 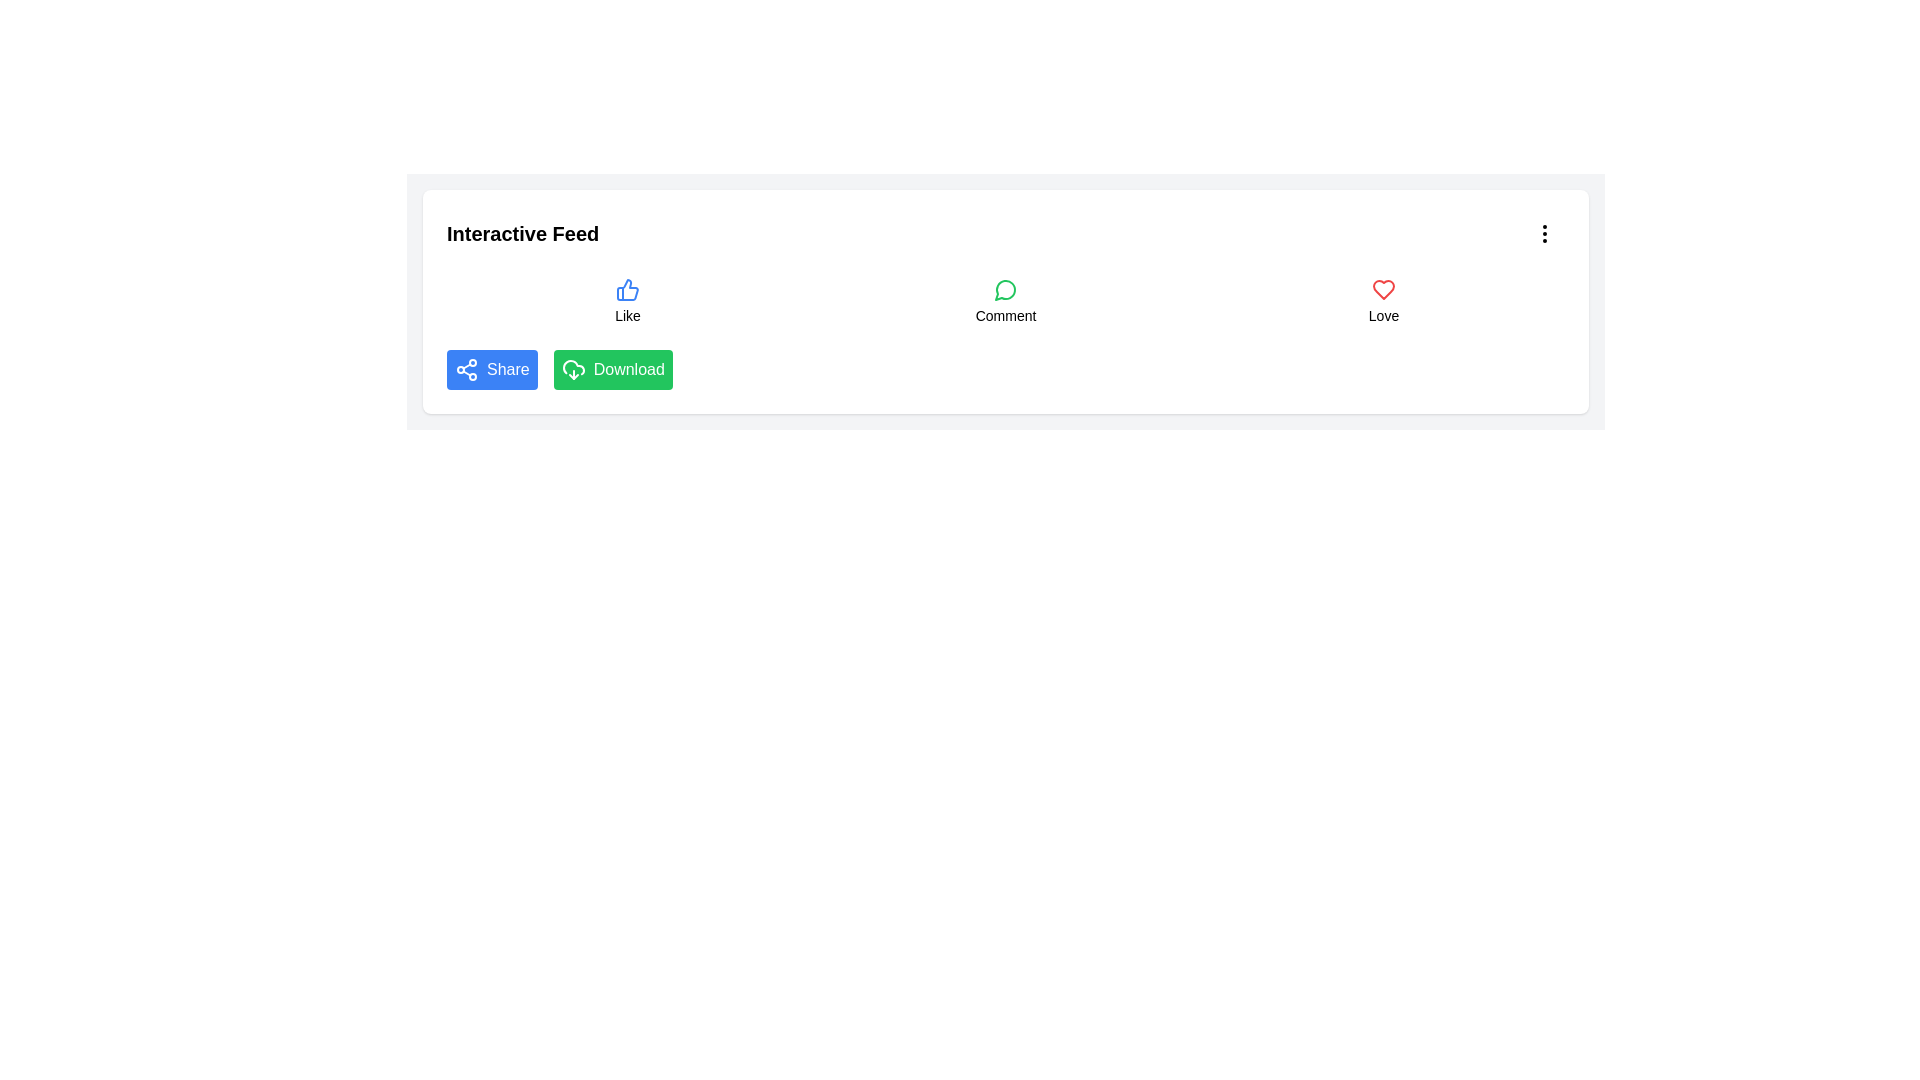 What do you see at coordinates (1544, 233) in the screenshot?
I see `the vertical ellipsis icon in the top-right corner of the 'Interactive Feed' card` at bounding box center [1544, 233].